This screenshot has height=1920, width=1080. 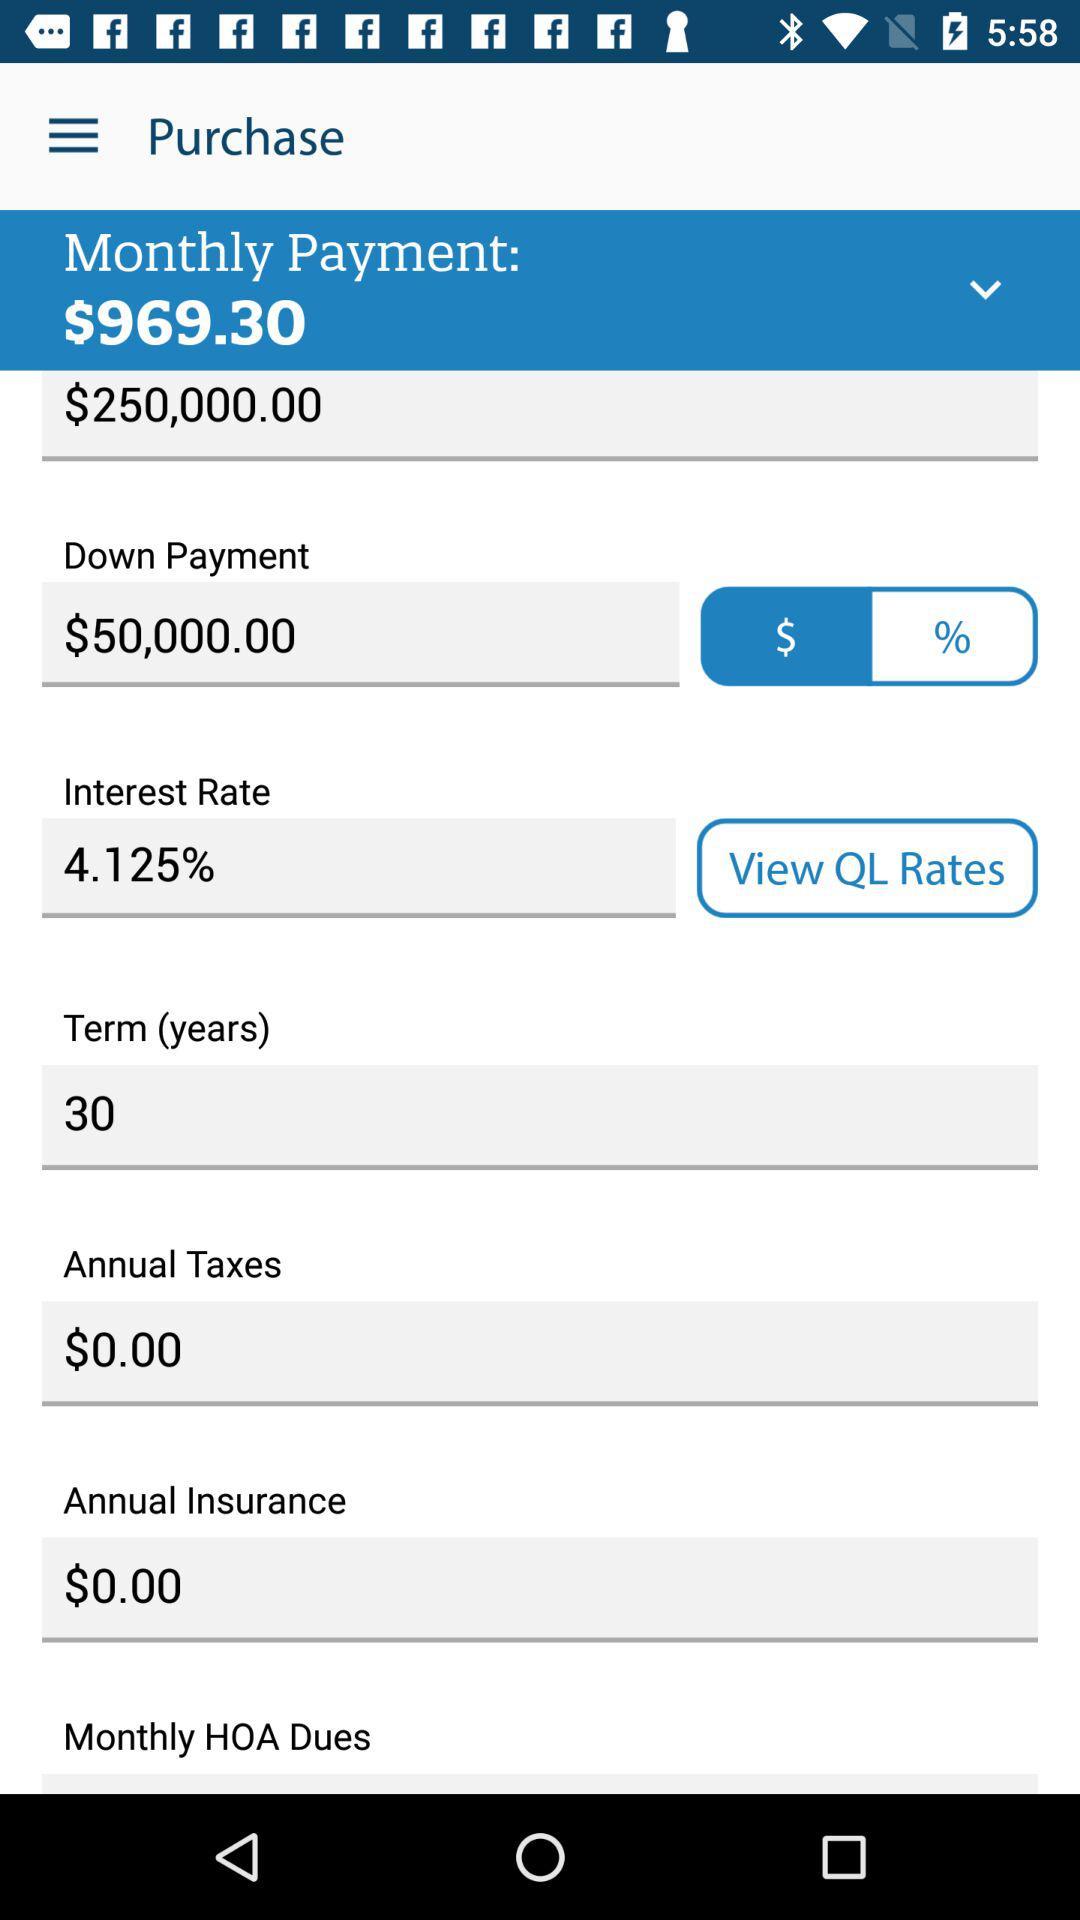 What do you see at coordinates (866, 868) in the screenshot?
I see `the icon above term (years)` at bounding box center [866, 868].